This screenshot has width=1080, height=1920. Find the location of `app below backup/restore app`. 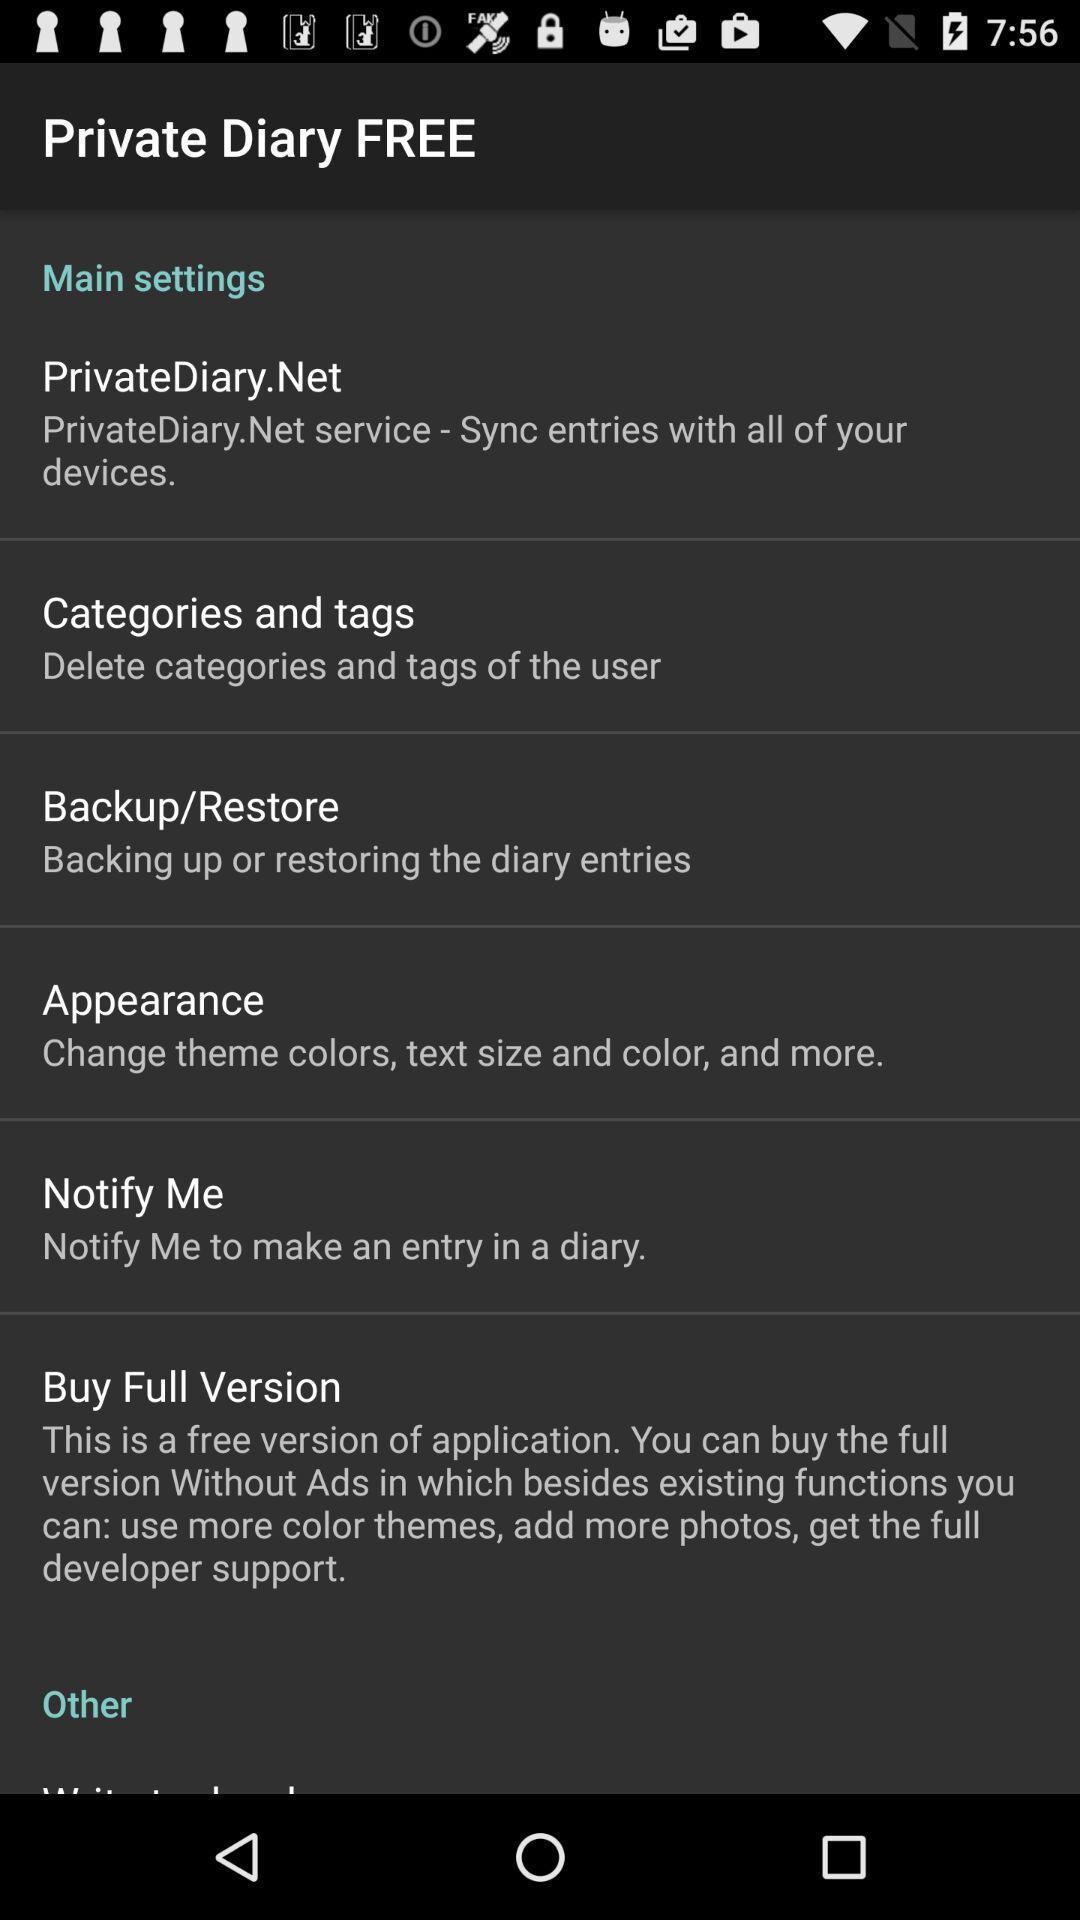

app below backup/restore app is located at coordinates (366, 858).